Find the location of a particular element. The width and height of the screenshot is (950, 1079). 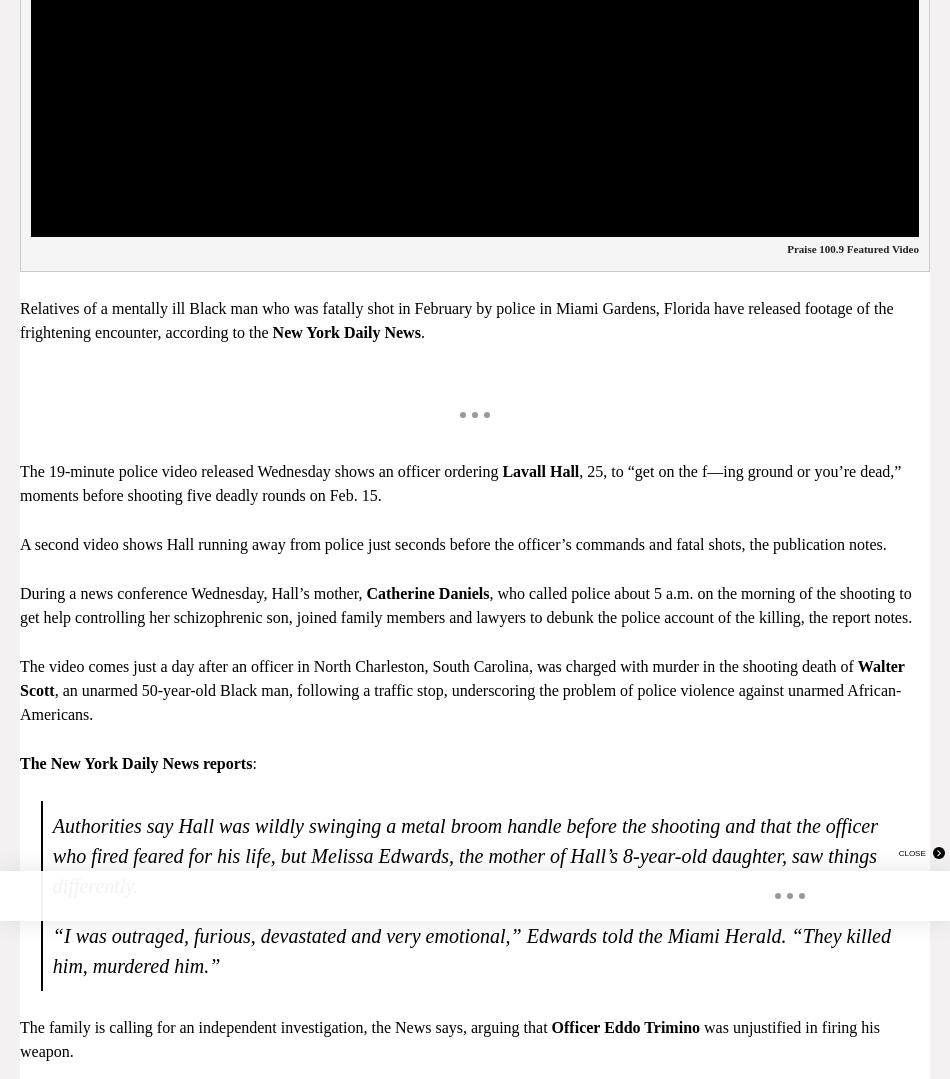

', who called police about 5 a.m. on the morning of the shooting to get help controlling her schizophrenic son, joined family members and lawyers to debunk the police account of the killing, the report notes.' is located at coordinates (464, 605).